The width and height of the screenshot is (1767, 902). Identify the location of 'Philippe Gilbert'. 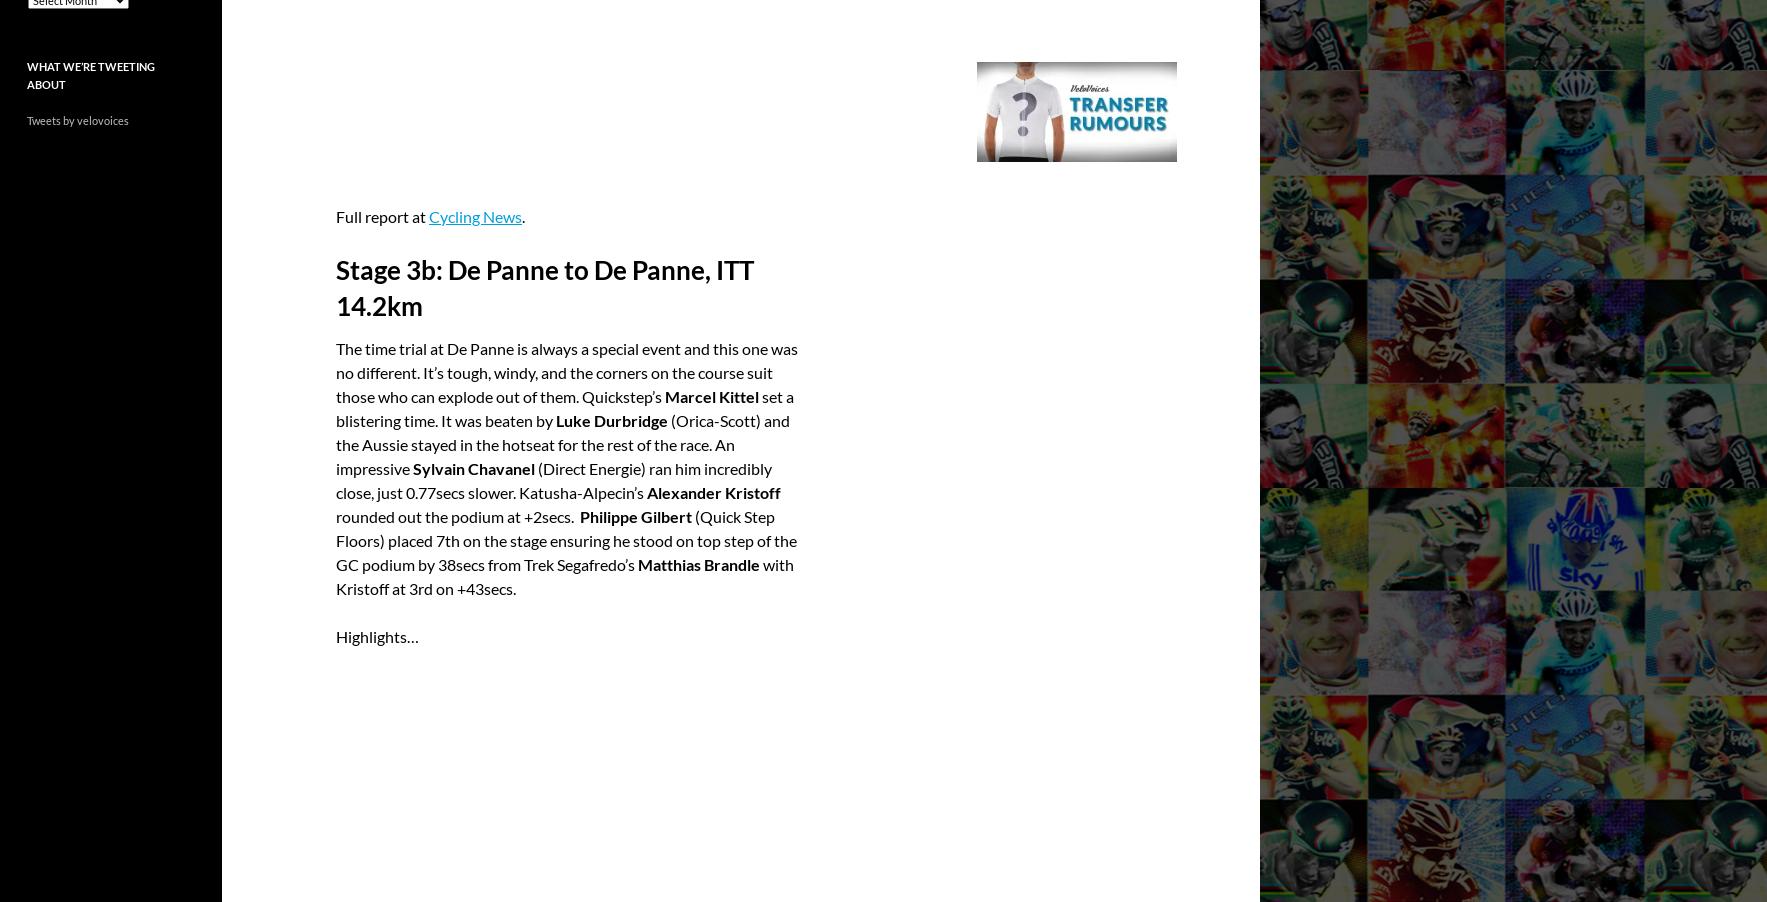
(634, 514).